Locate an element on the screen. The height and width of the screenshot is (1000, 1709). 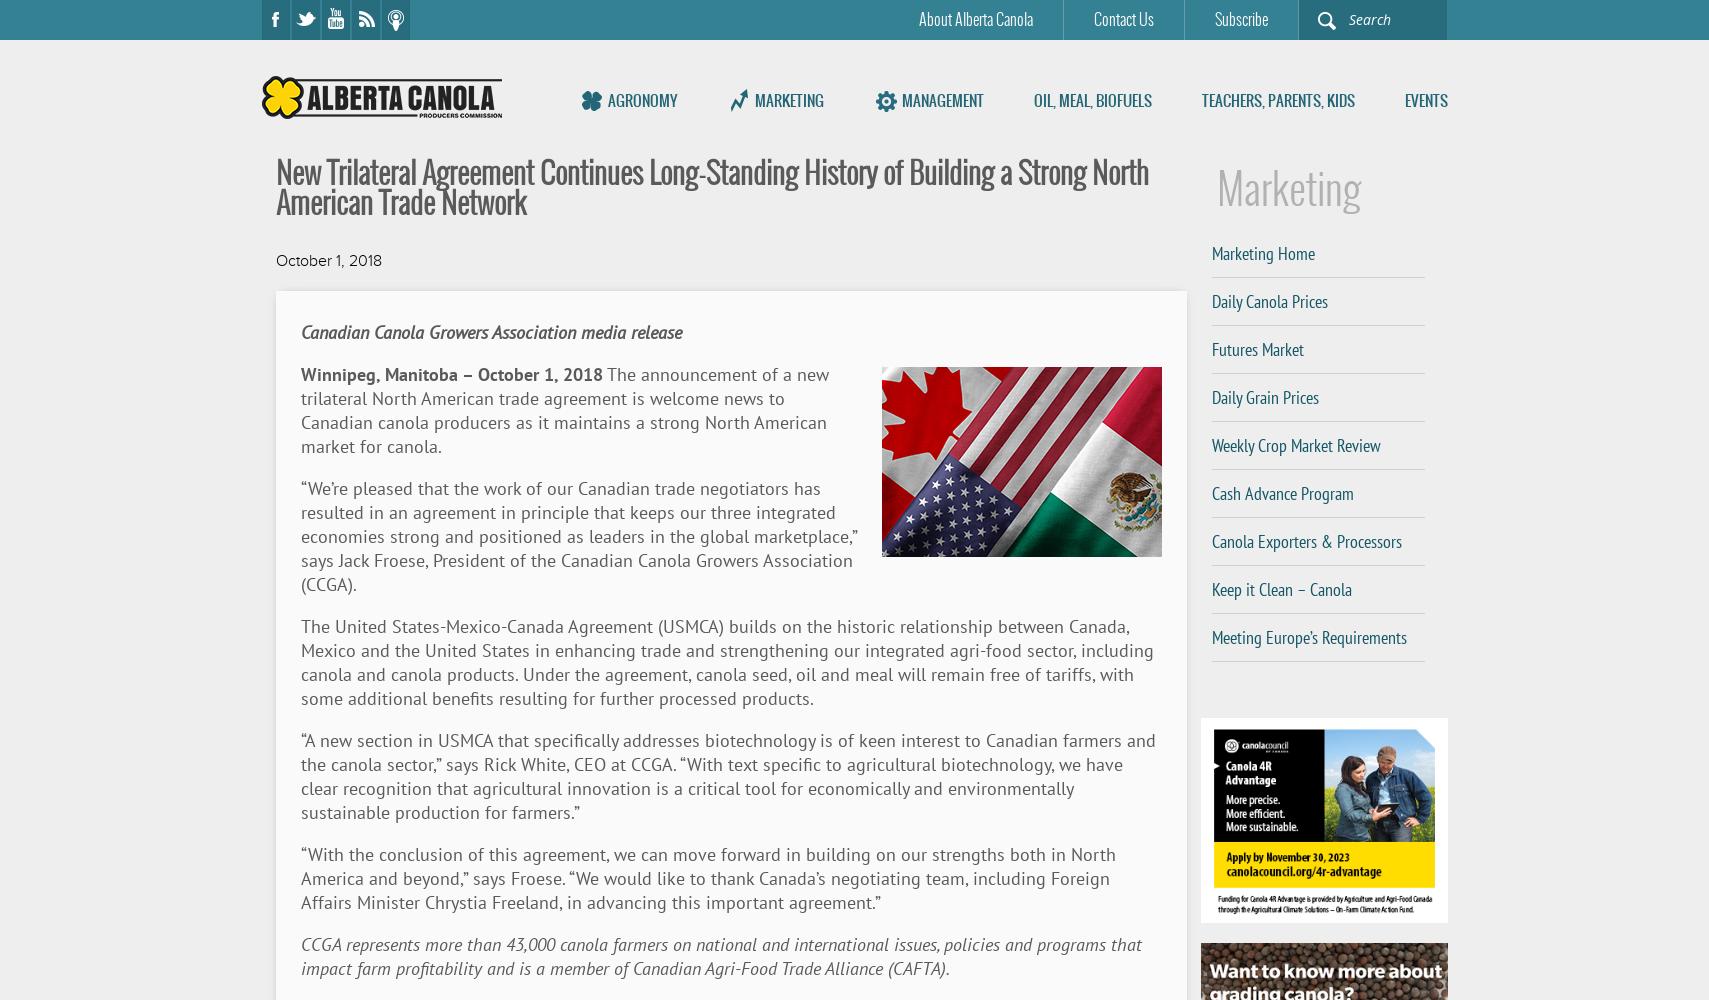
'Teachers, Parents, Kids' is located at coordinates (1277, 99).